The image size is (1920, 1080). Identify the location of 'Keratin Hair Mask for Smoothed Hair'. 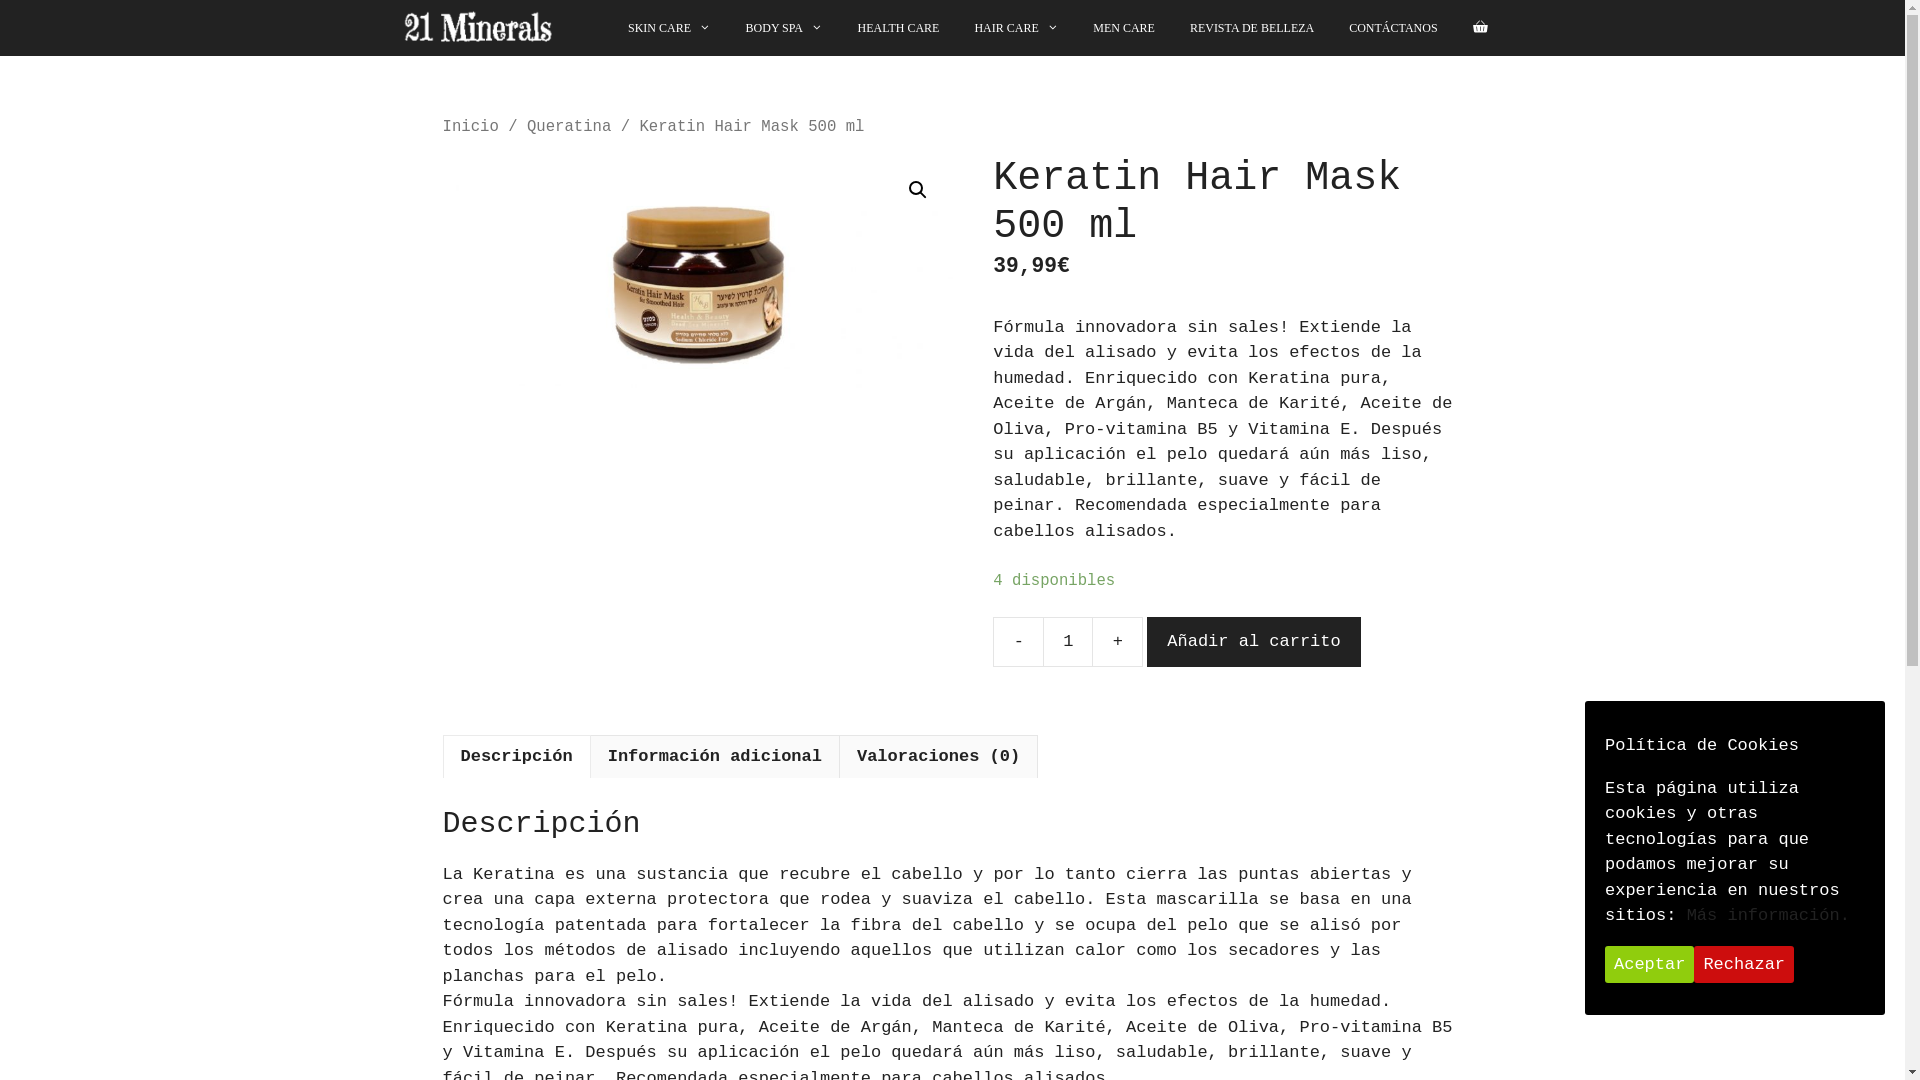
(696, 271).